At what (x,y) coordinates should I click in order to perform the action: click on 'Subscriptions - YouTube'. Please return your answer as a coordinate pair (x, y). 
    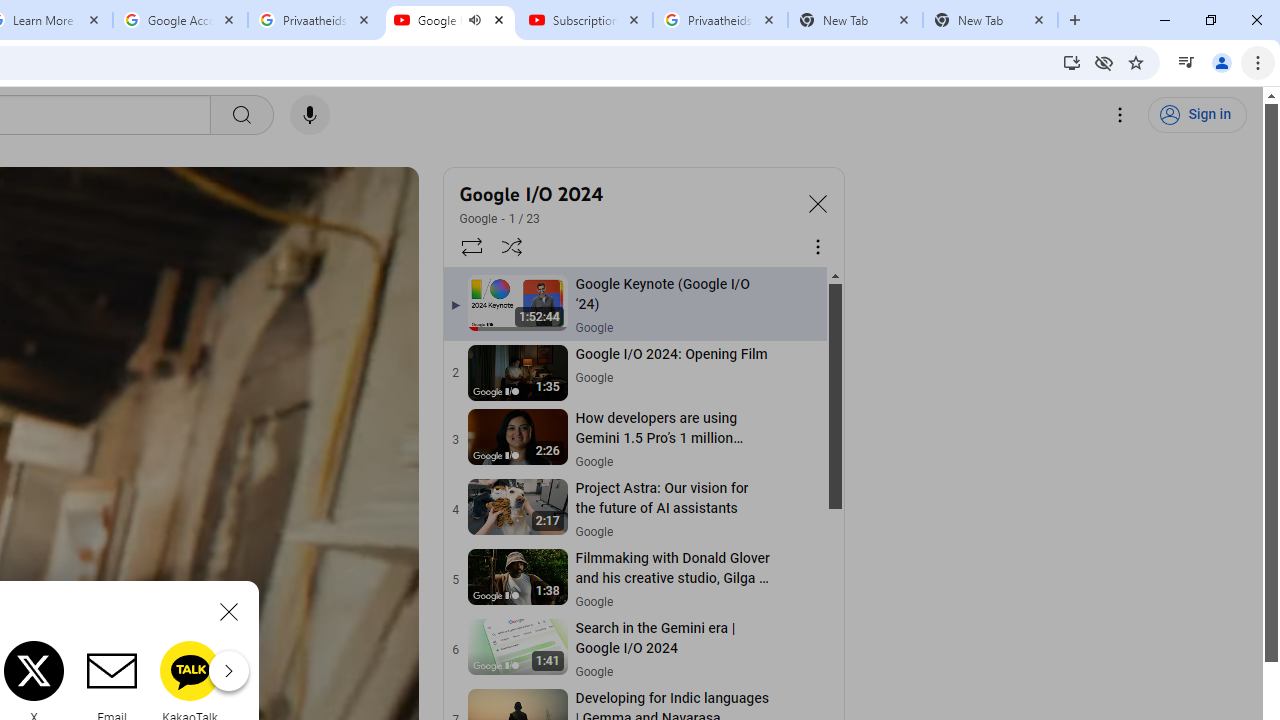
    Looking at the image, I should click on (584, 20).